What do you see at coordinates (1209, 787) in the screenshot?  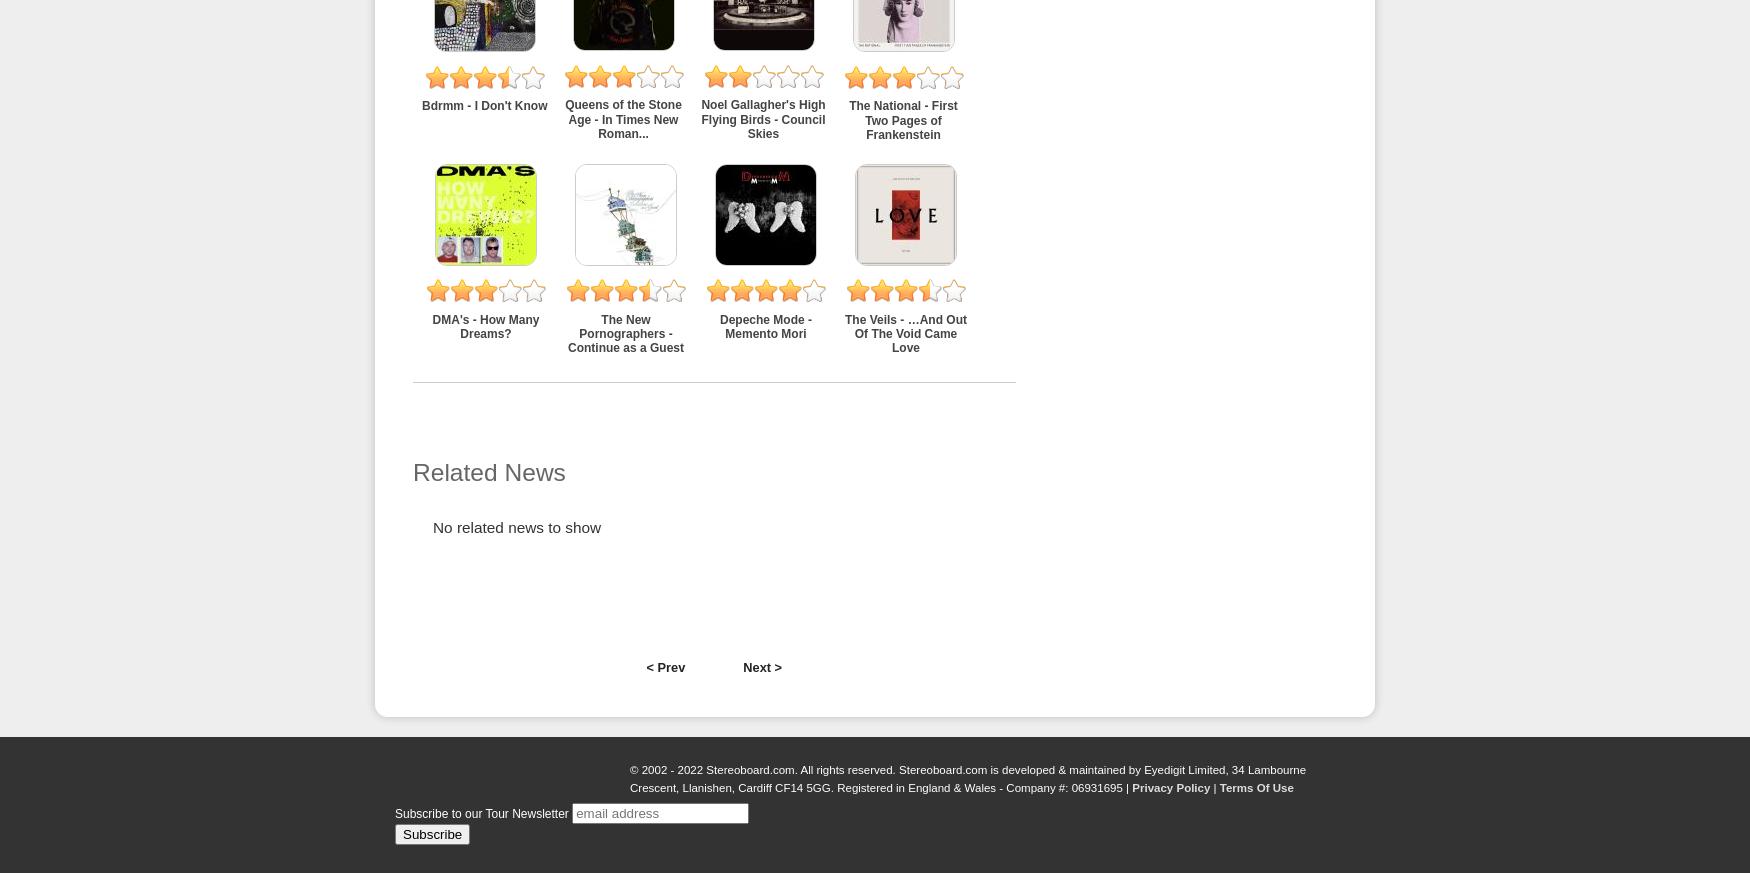 I see `'|'` at bounding box center [1209, 787].